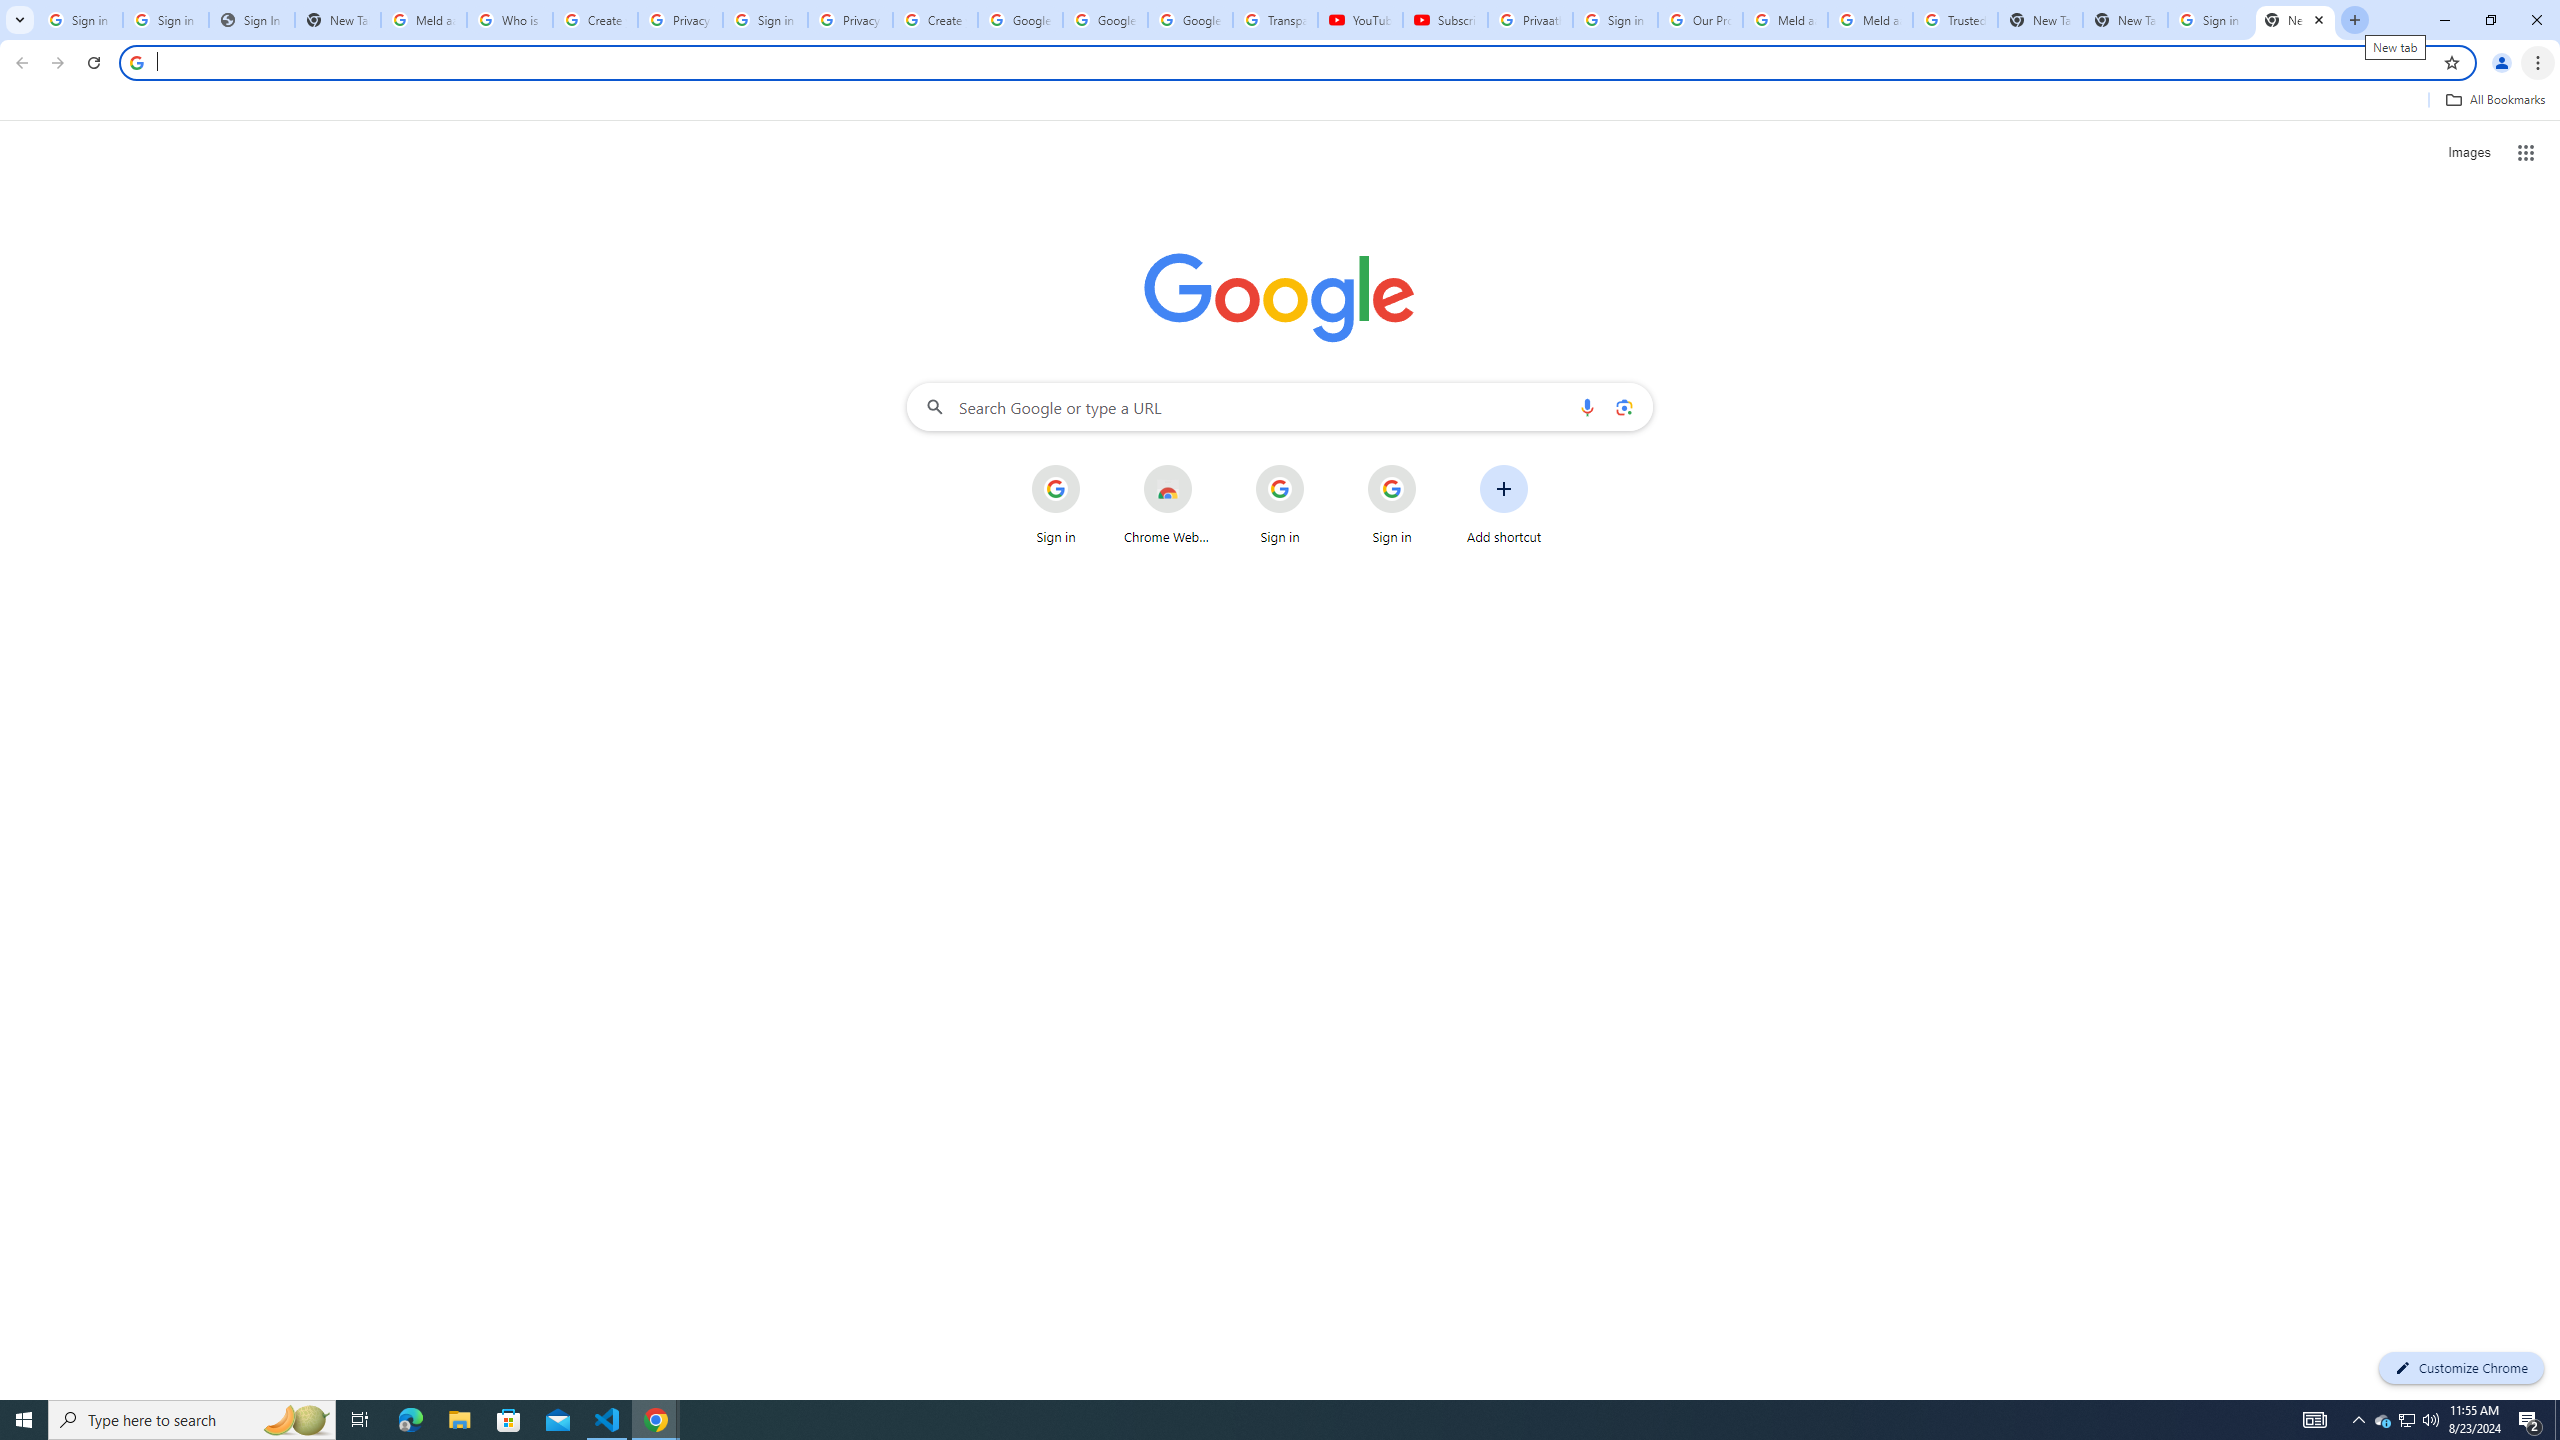 The width and height of the screenshot is (2560, 1440). What do you see at coordinates (1446, 19) in the screenshot?
I see `'Subscriptions - YouTube'` at bounding box center [1446, 19].